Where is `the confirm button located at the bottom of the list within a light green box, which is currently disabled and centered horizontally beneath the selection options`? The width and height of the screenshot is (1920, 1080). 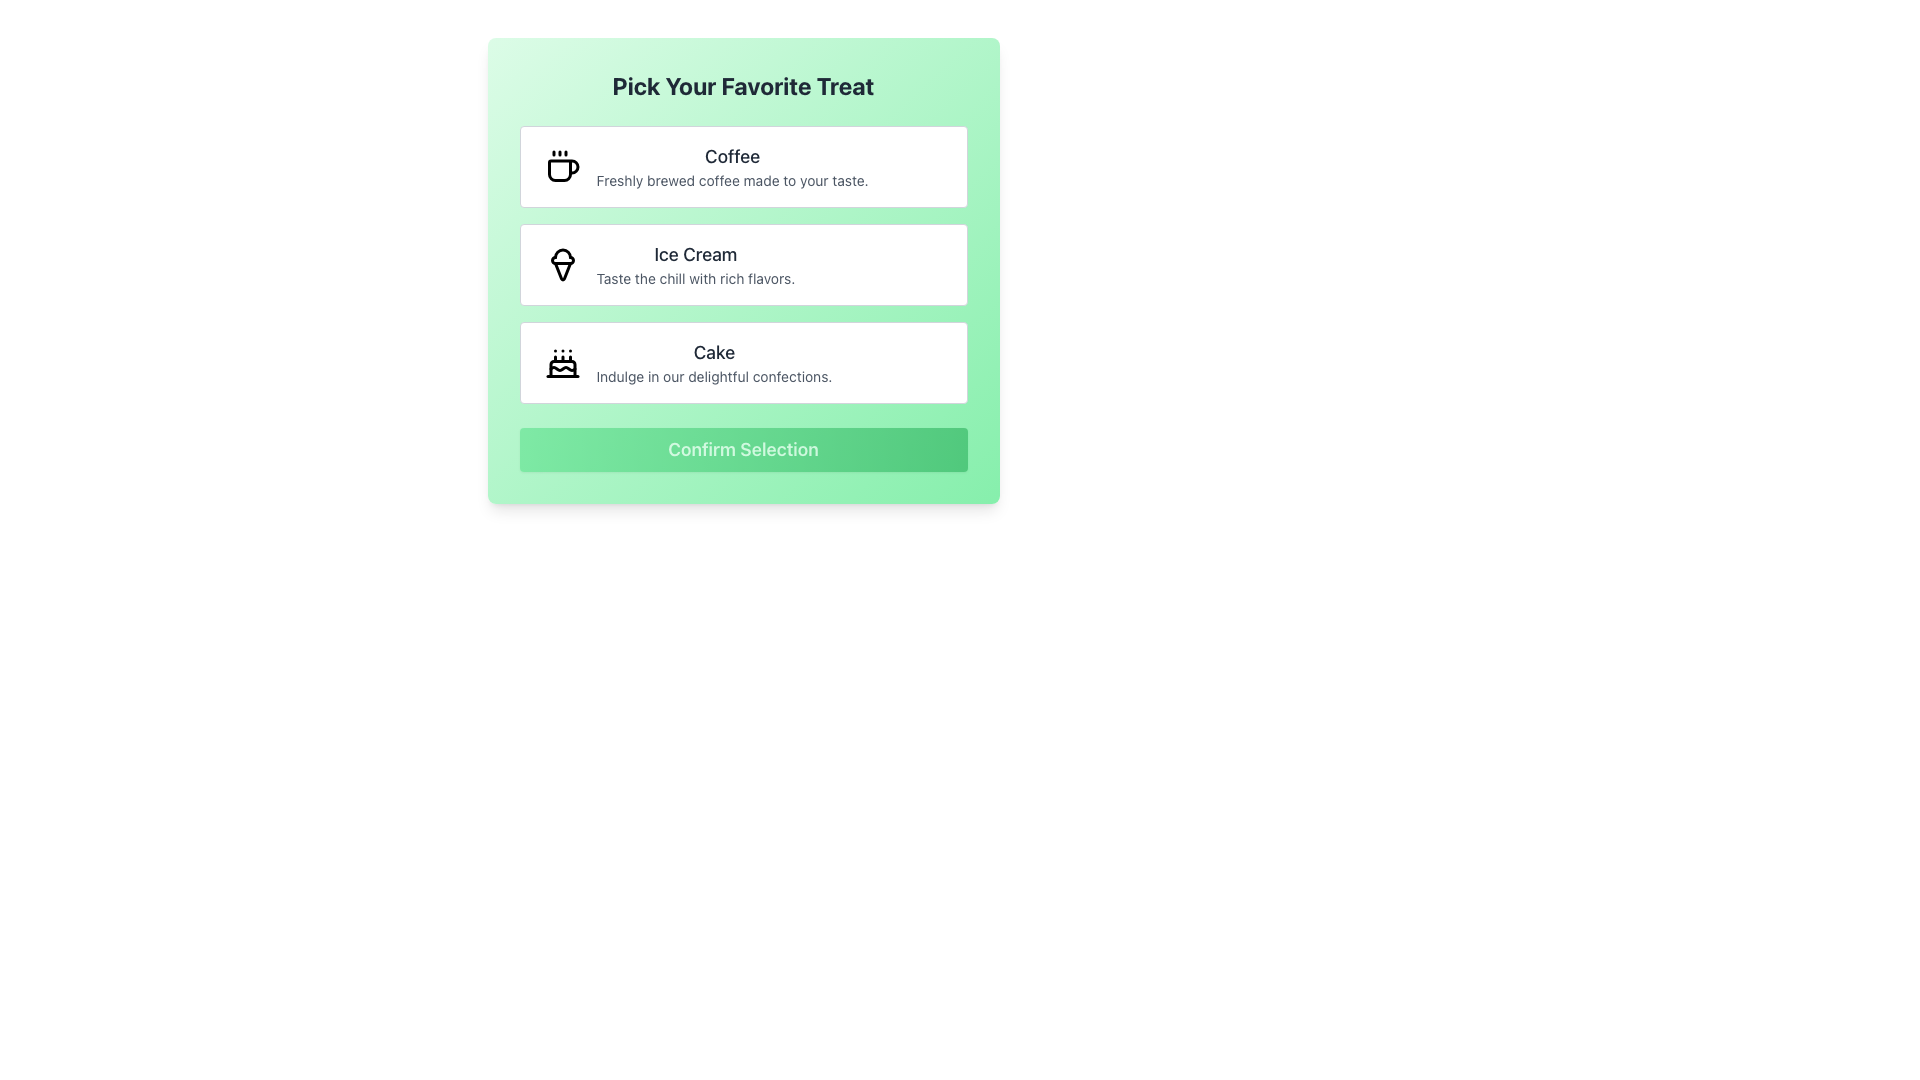
the confirm button located at the bottom of the list within a light green box, which is currently disabled and centered horizontally beneath the selection options is located at coordinates (742, 450).